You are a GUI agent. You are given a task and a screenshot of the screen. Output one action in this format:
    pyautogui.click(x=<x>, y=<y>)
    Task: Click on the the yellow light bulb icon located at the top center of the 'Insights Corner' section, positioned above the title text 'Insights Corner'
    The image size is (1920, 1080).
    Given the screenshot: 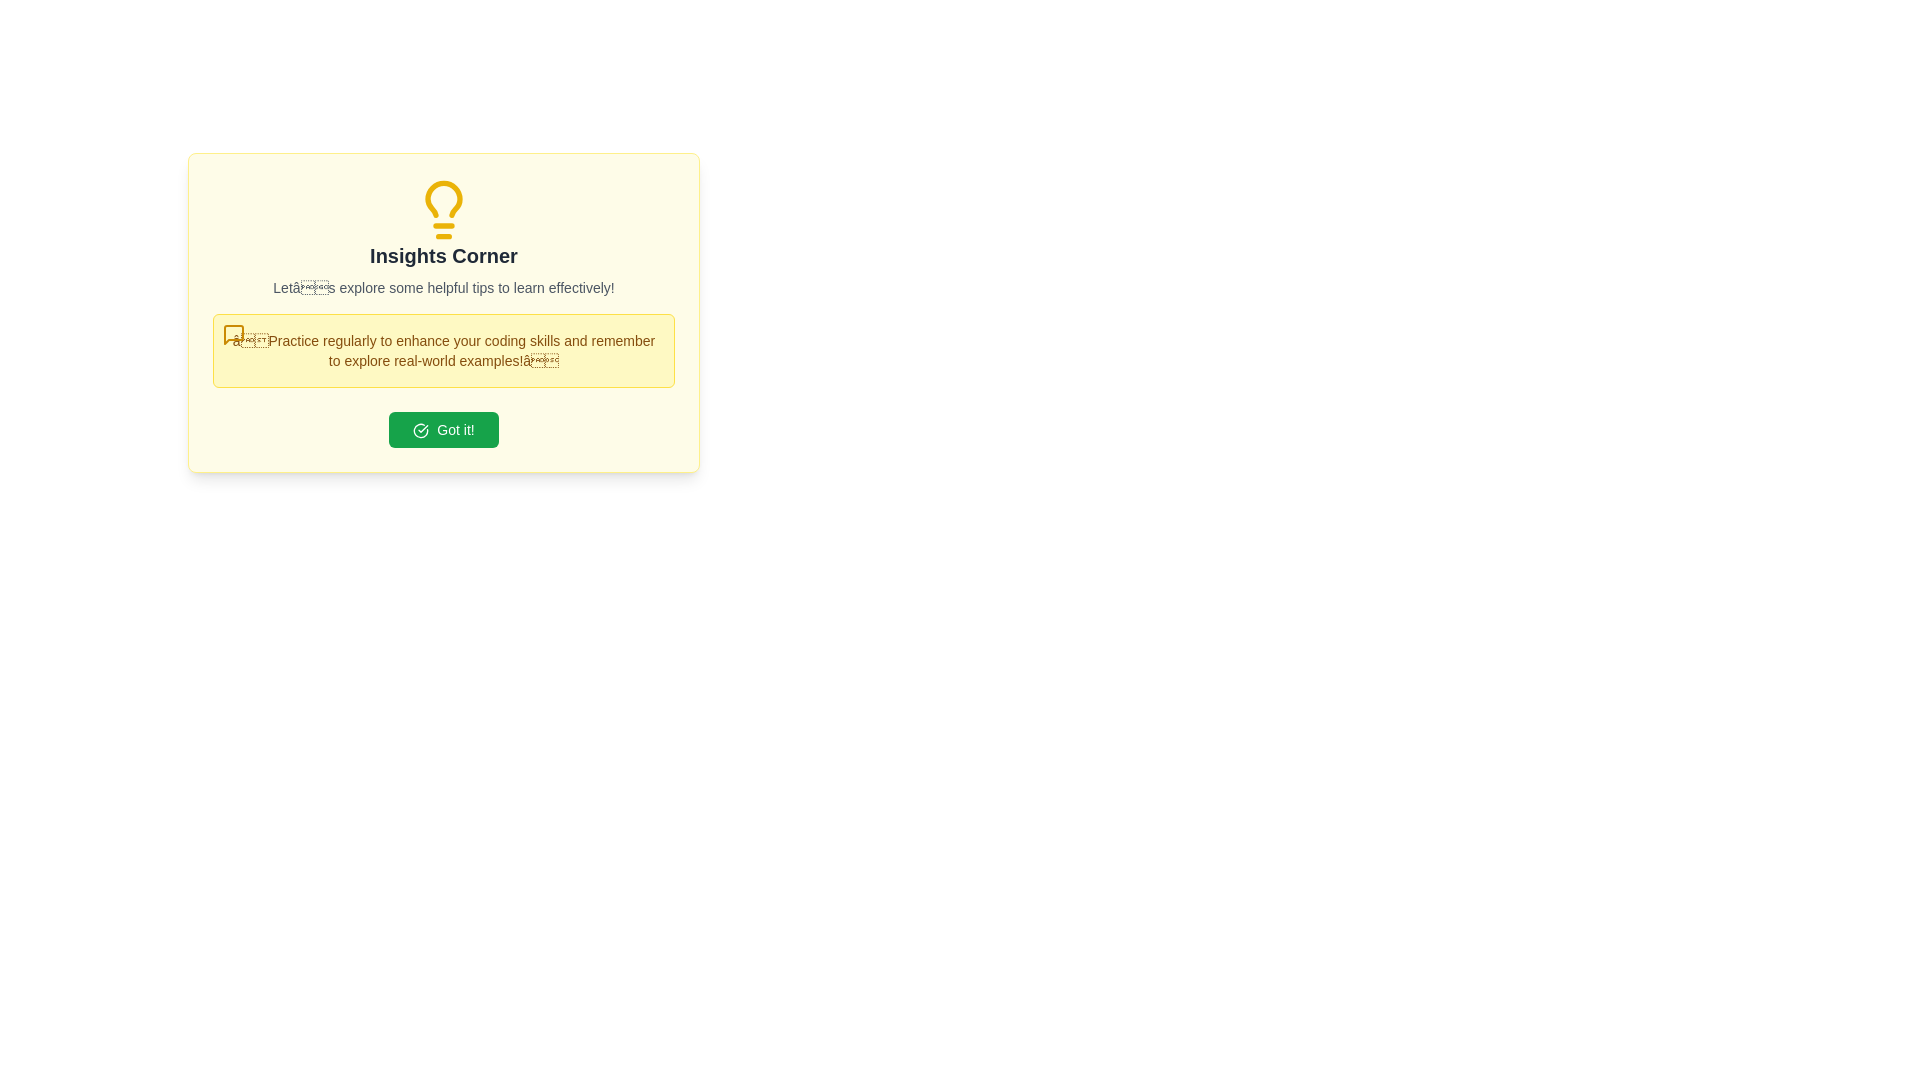 What is the action you would take?
    pyautogui.click(x=443, y=209)
    